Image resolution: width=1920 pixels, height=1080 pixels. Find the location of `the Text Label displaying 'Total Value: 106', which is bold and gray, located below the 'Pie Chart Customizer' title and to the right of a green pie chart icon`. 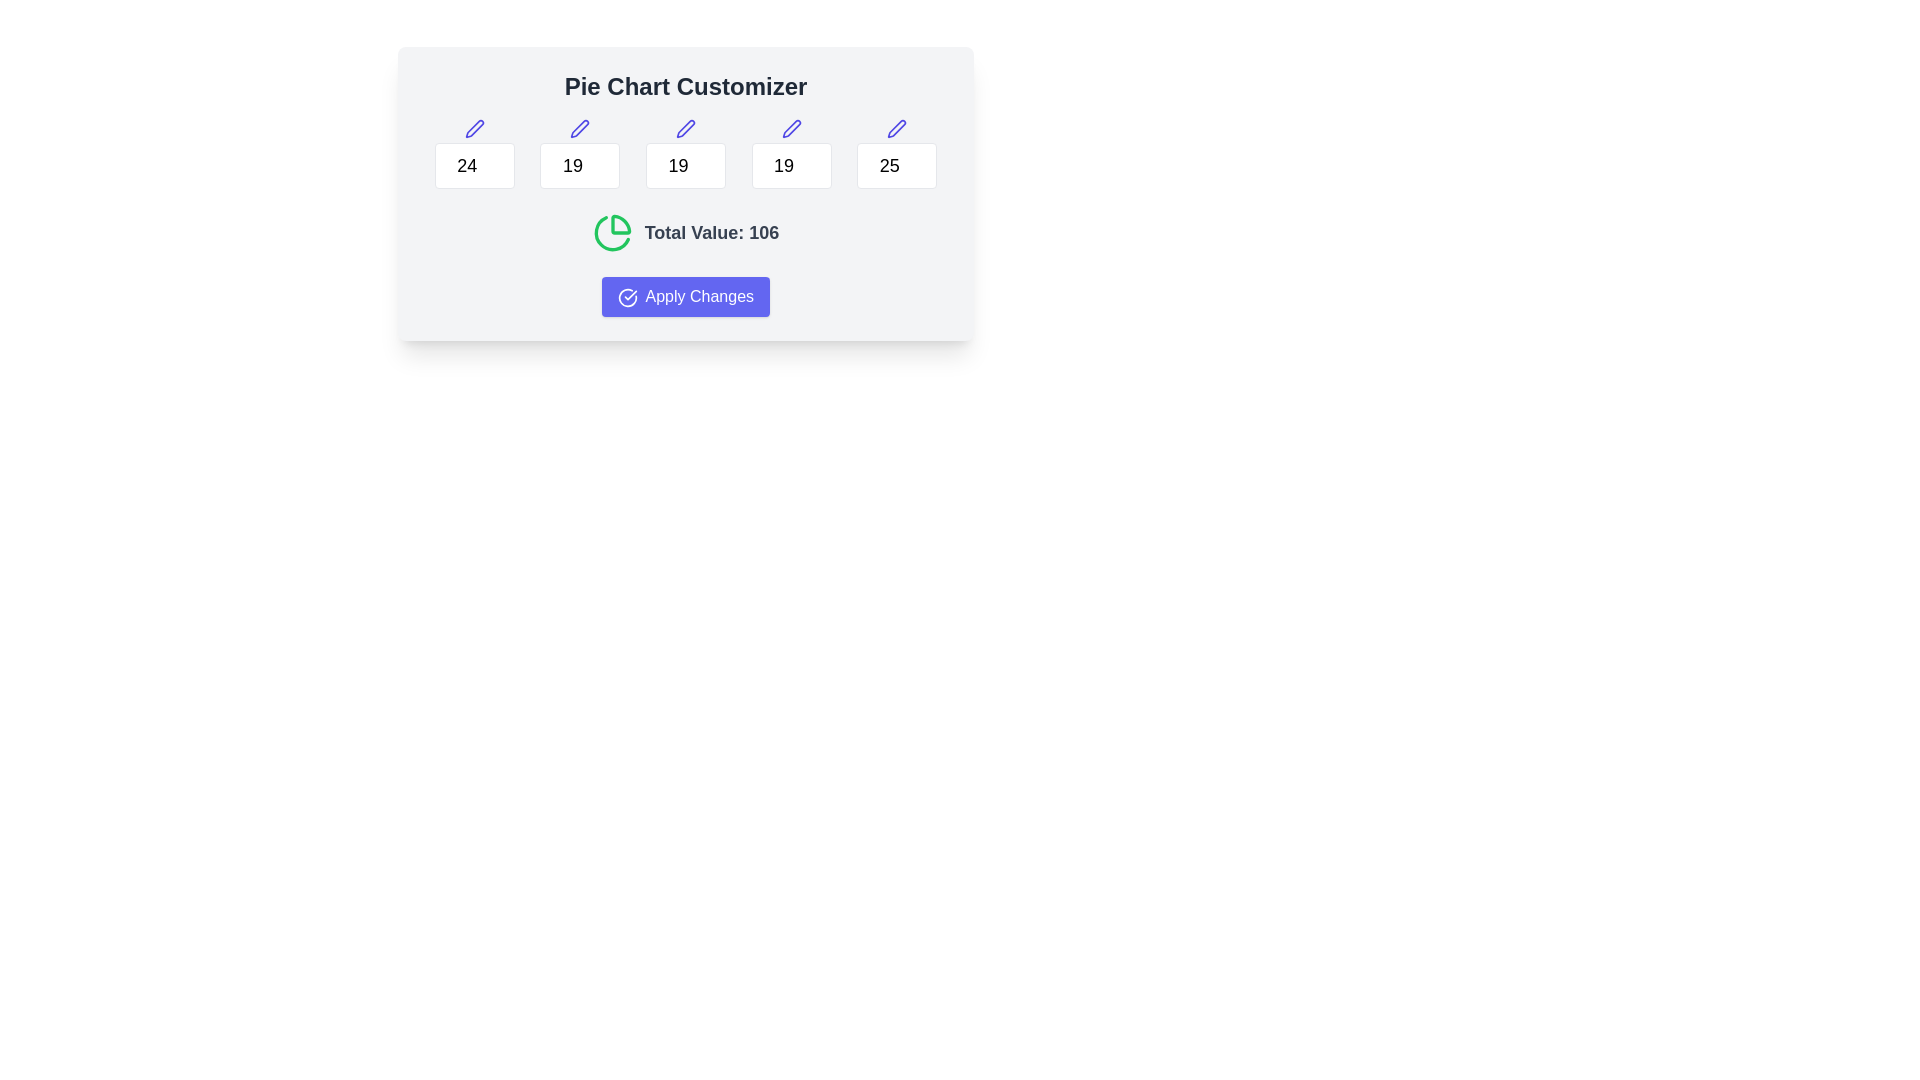

the Text Label displaying 'Total Value: 106', which is bold and gray, located below the 'Pie Chart Customizer' title and to the right of a green pie chart icon is located at coordinates (711, 231).